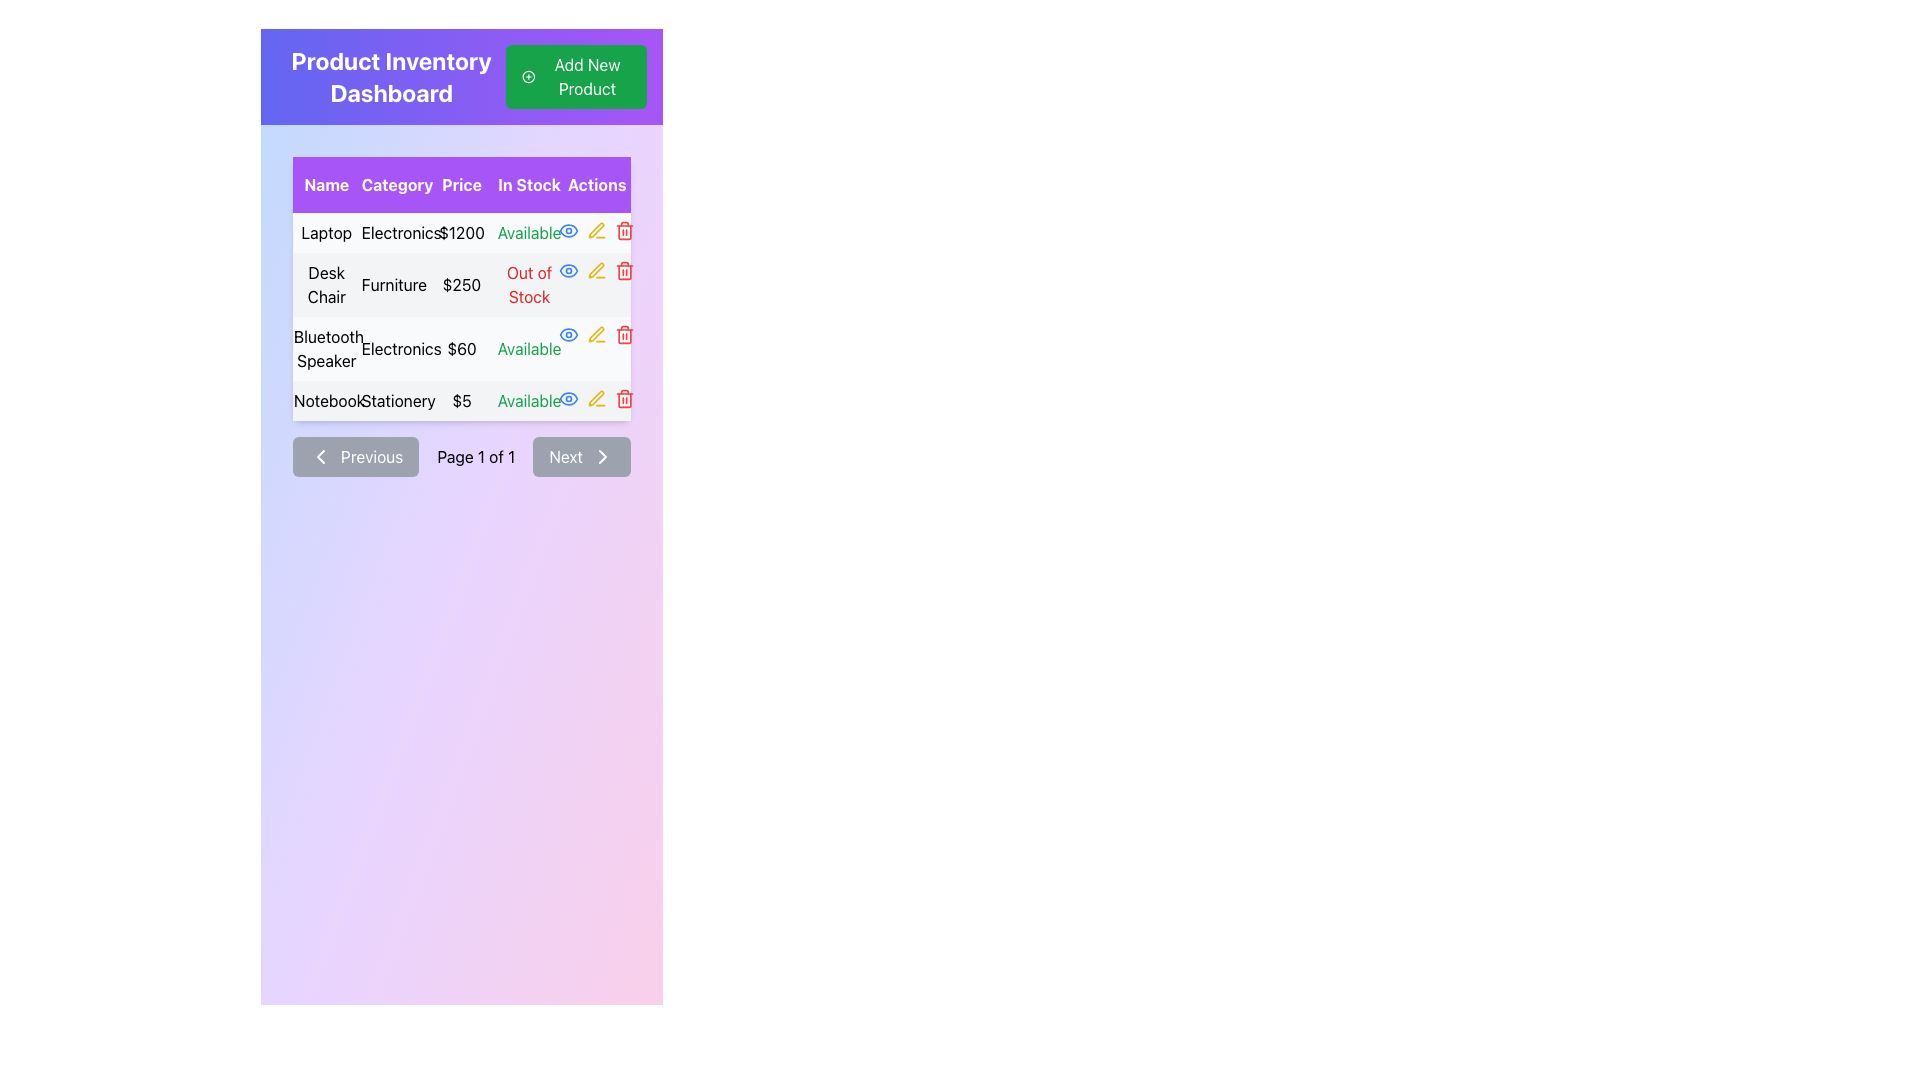 Image resolution: width=1920 pixels, height=1080 pixels. Describe the element at coordinates (602, 456) in the screenshot. I see `the icon located inside the 'Next' button, positioned to the right of the text label` at that location.